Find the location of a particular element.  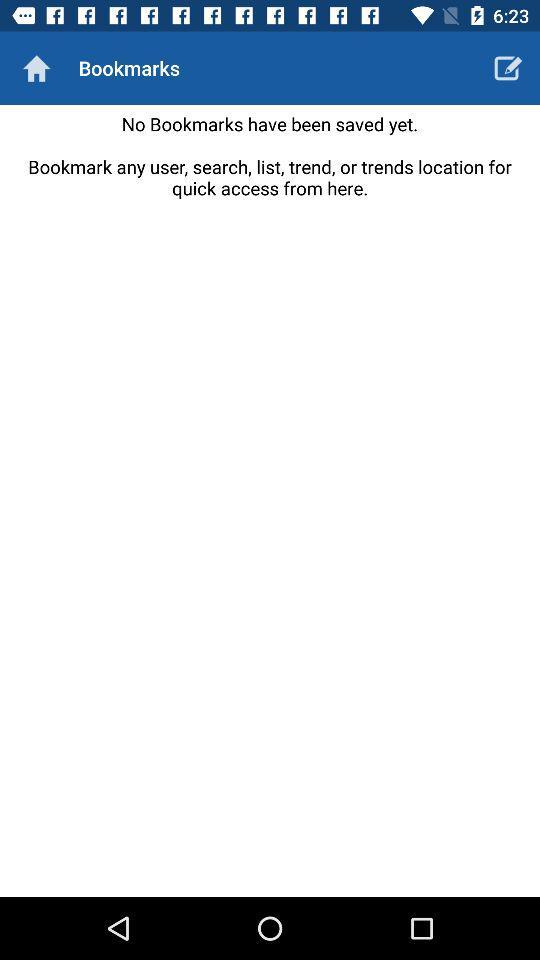

the icon next to bookmarks icon is located at coordinates (508, 68).